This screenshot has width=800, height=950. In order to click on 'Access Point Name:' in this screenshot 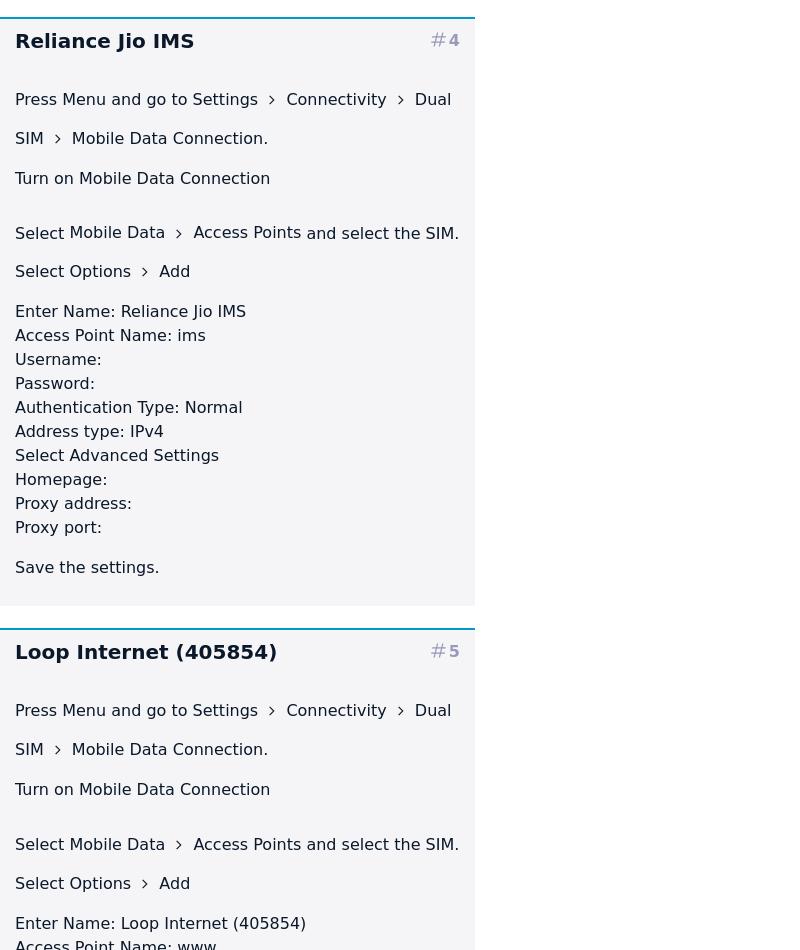, I will do `click(96, 334)`.